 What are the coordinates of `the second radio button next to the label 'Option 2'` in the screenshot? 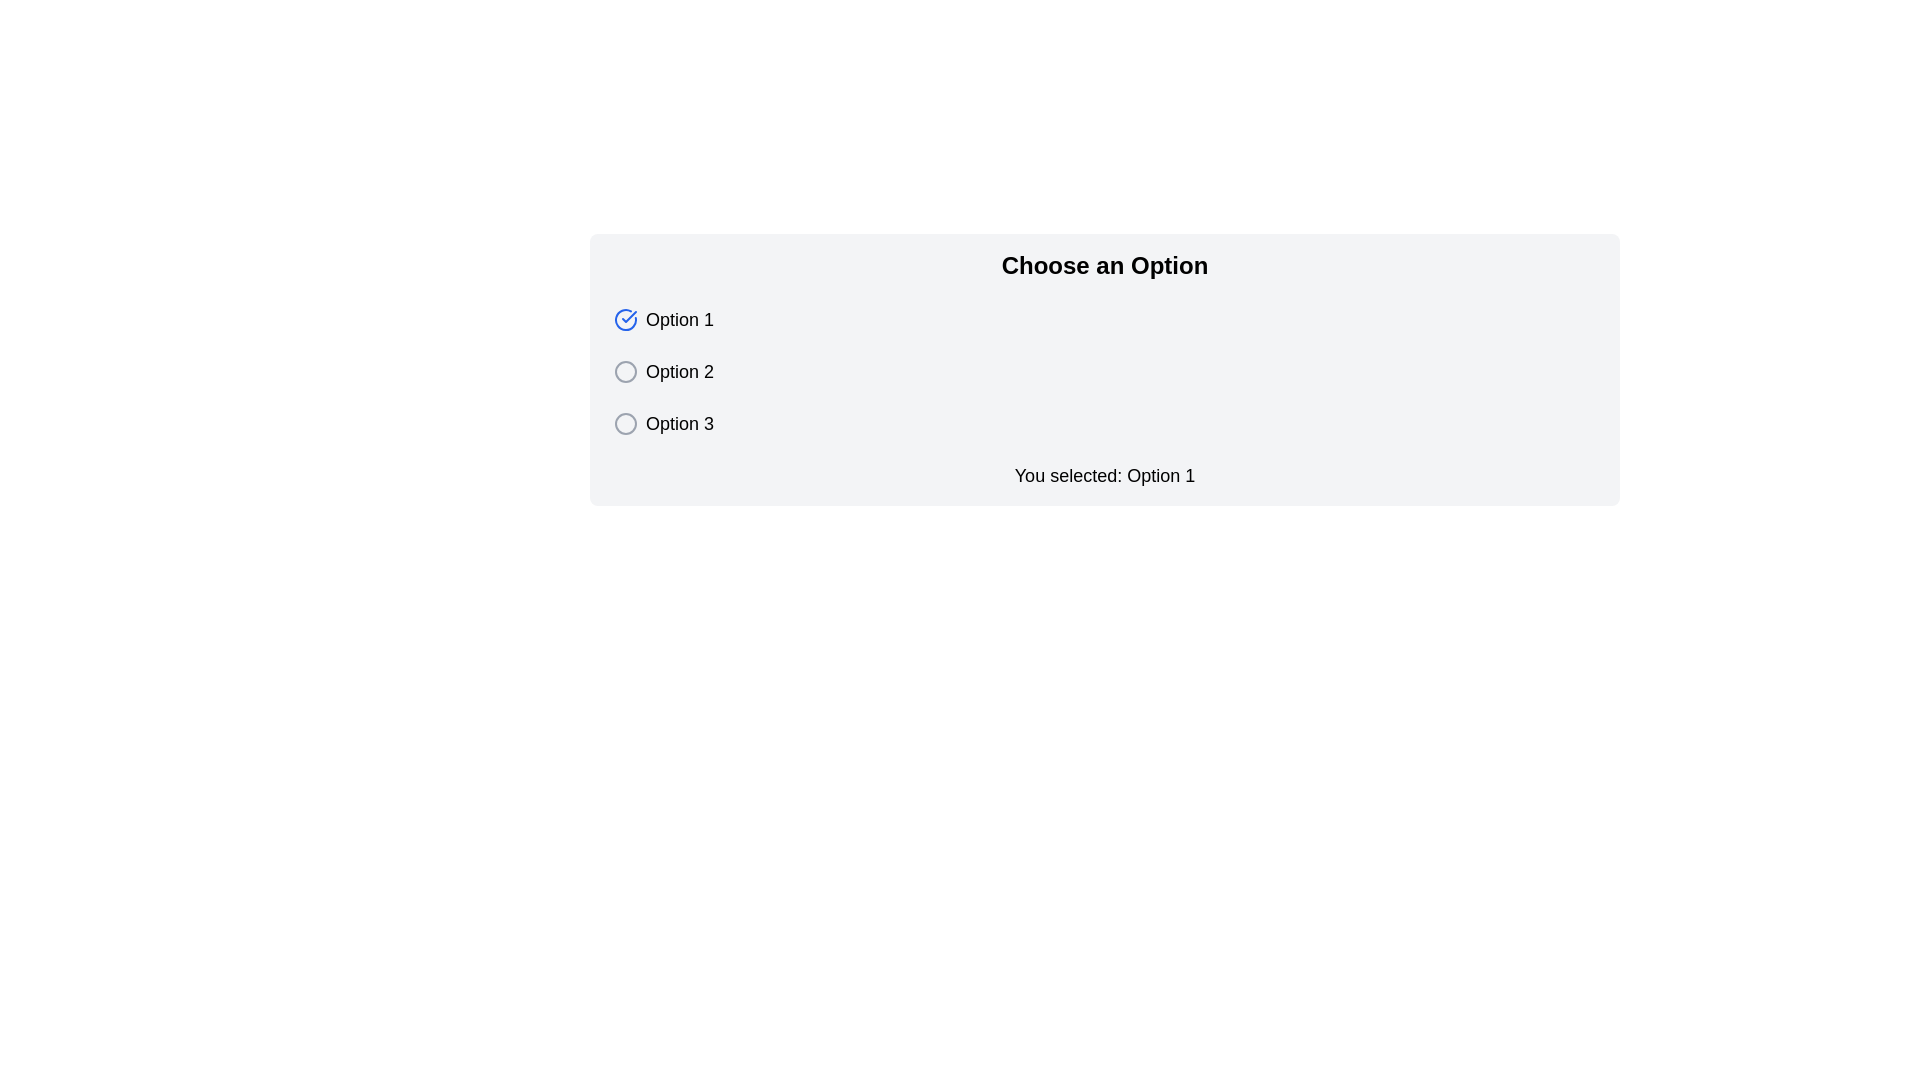 It's located at (624, 371).